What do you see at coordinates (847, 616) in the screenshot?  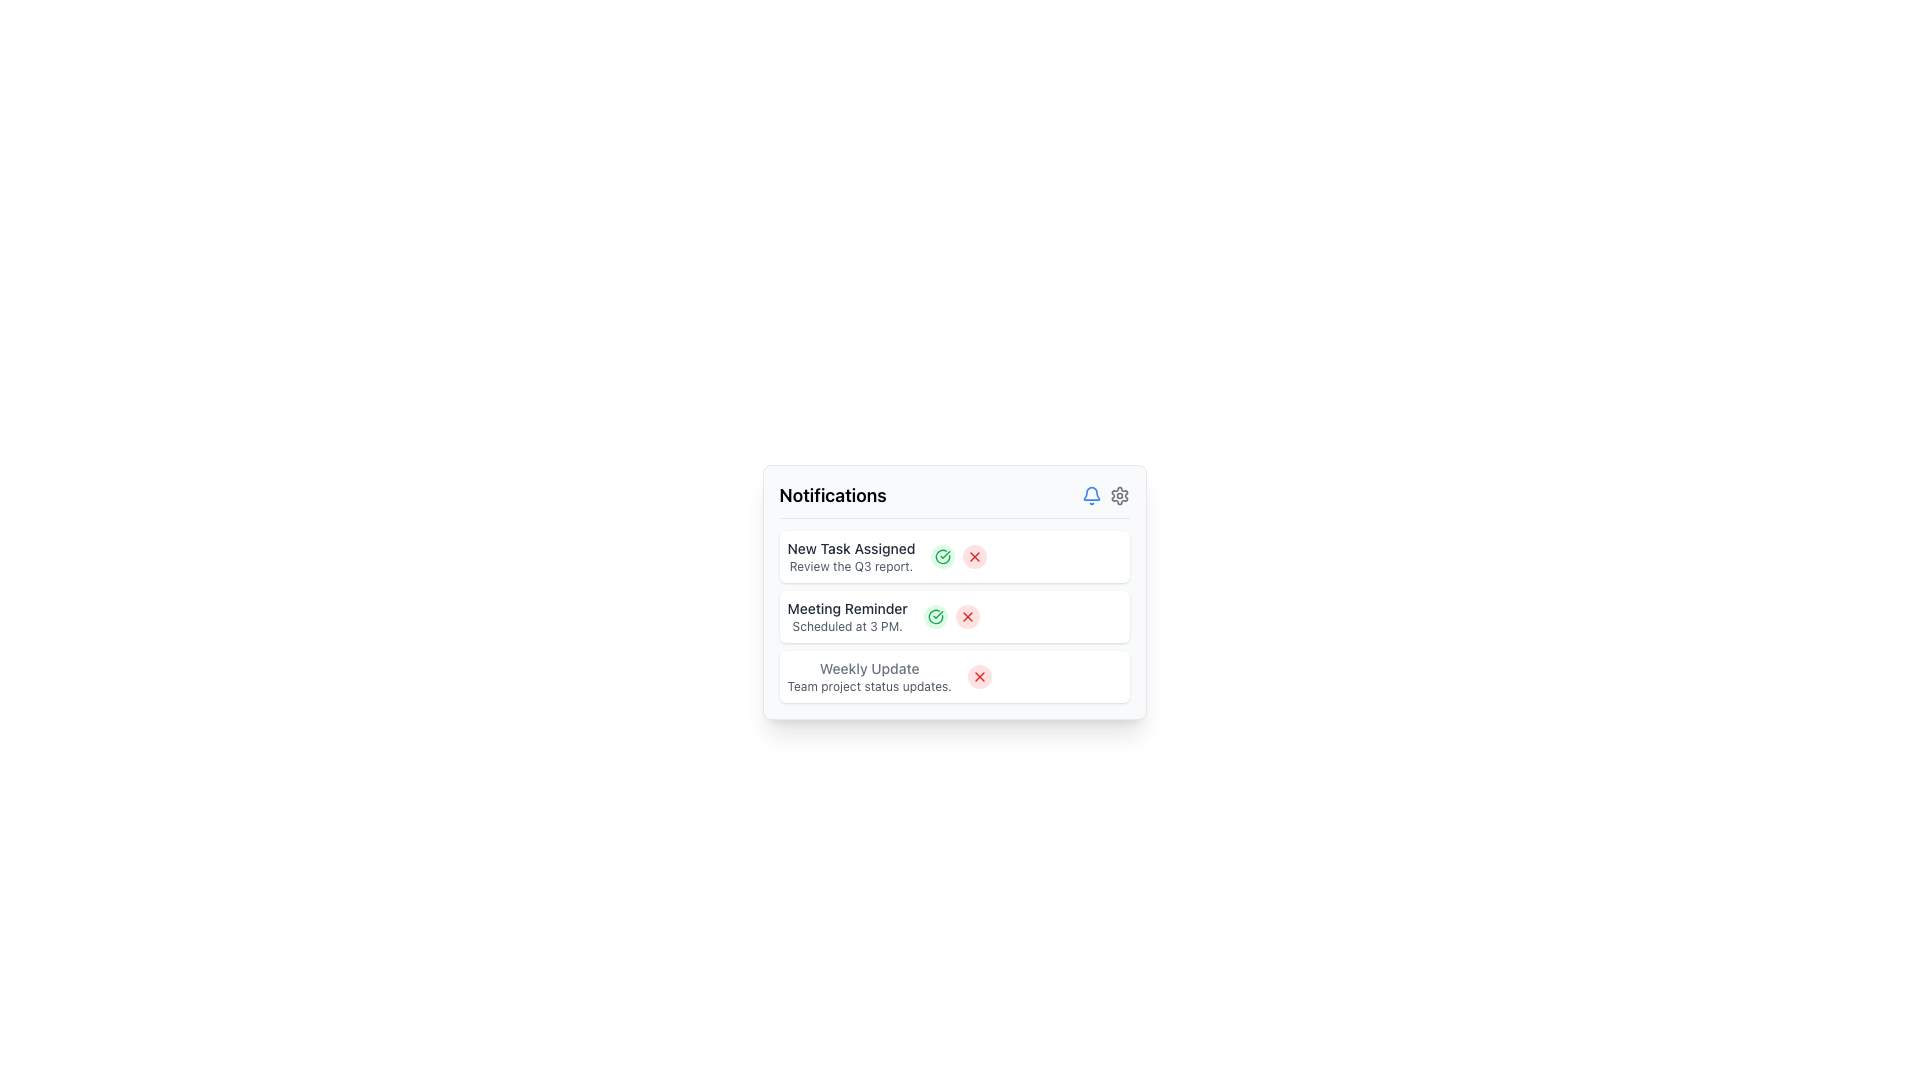 I see `text from the notification titled 'Meeting Reminder' that contains the subtitle 'Scheduled at 3 PM.'` at bounding box center [847, 616].